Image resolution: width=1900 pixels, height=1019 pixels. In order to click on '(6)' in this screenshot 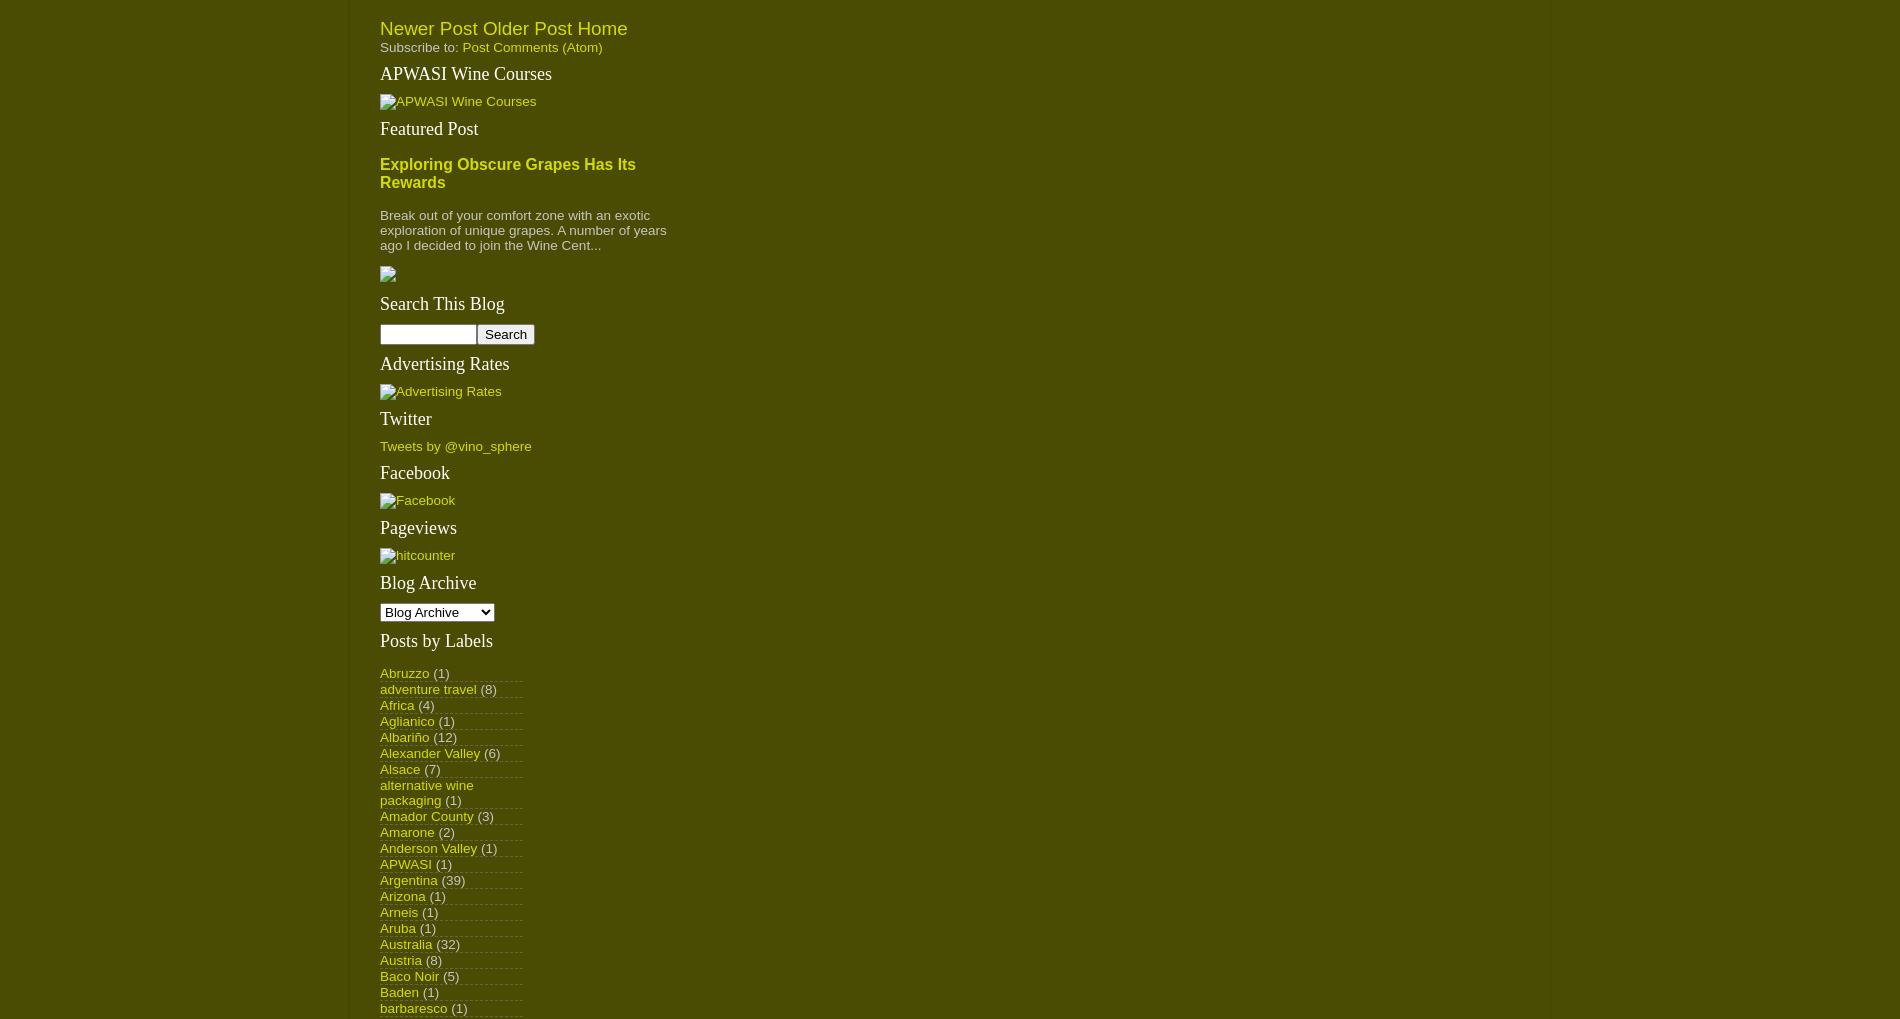, I will do `click(491, 751)`.